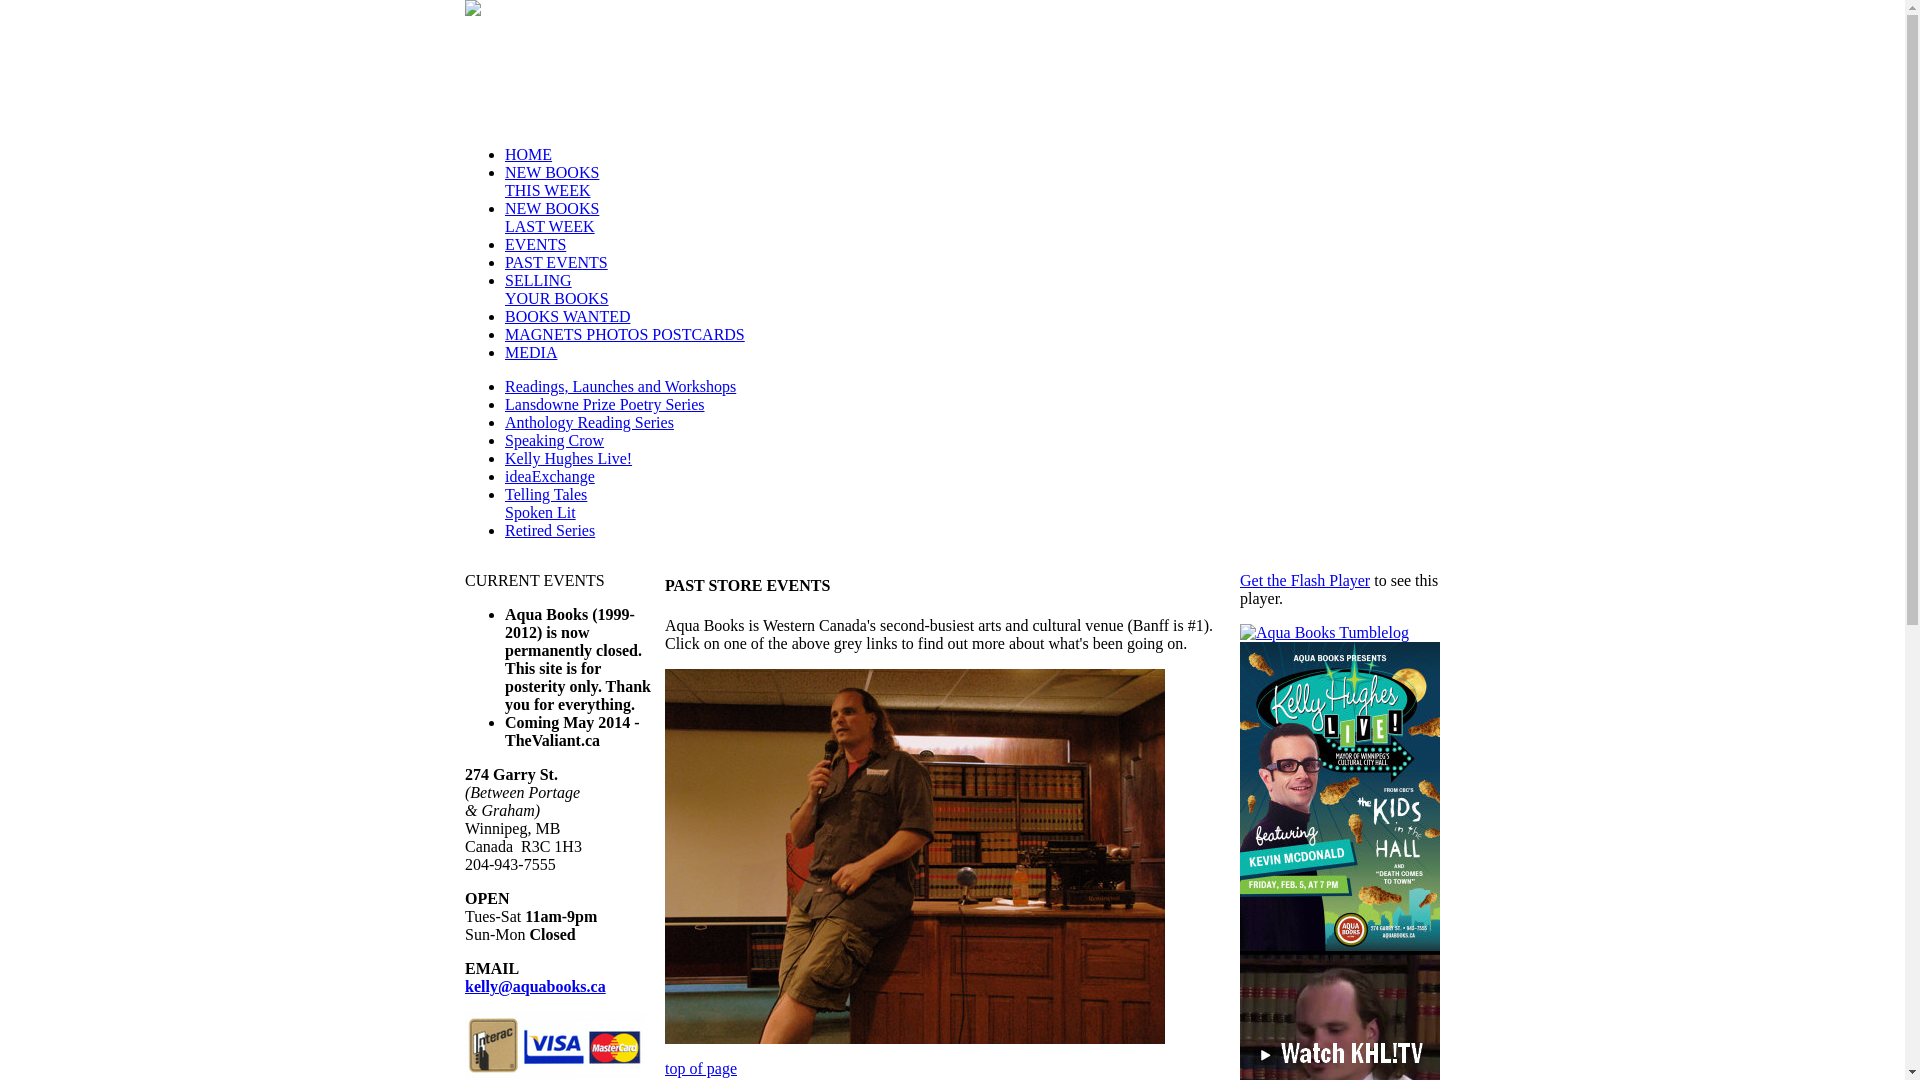 The height and width of the screenshot is (1080, 1920). Describe the element at coordinates (623, 333) in the screenshot. I see `'MAGNETS PHOTOS POSTCARDS'` at that location.